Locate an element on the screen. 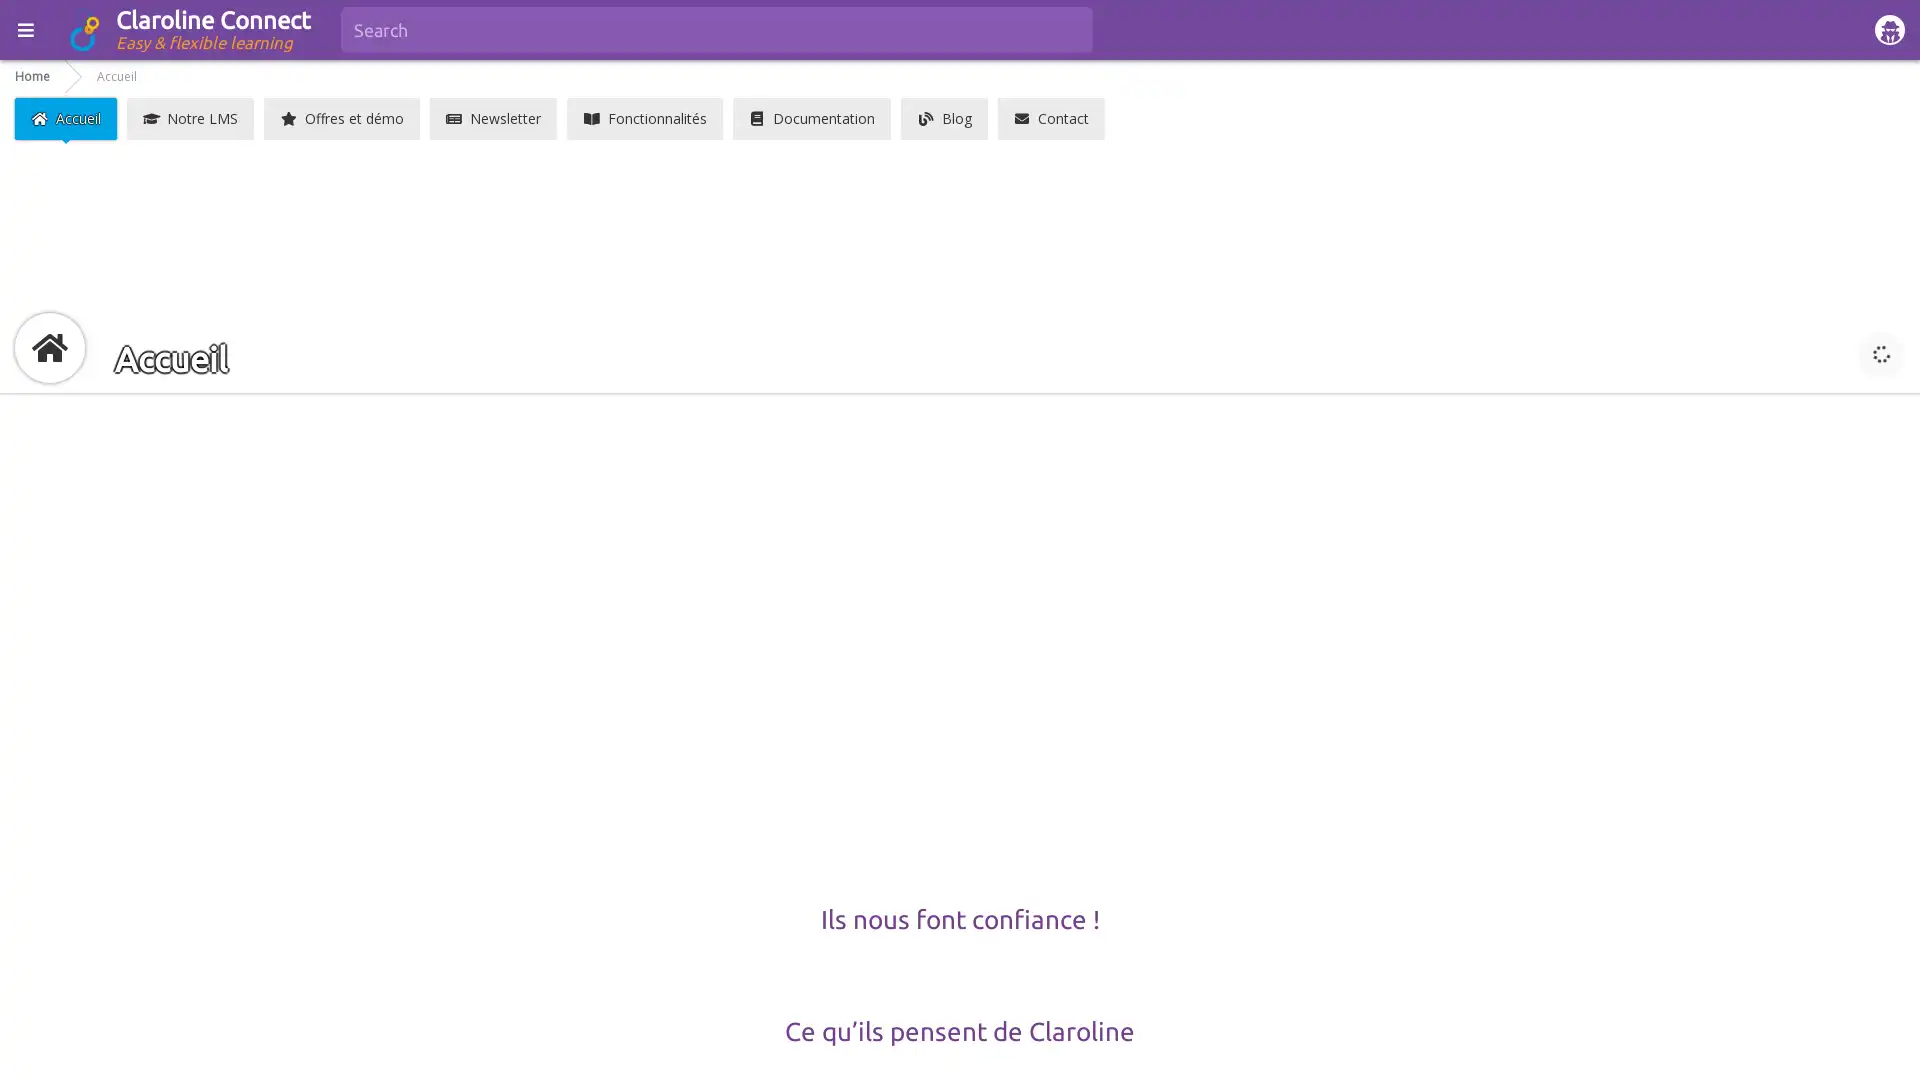 This screenshot has width=1920, height=1080. Show more actions is located at coordinates (1880, 353).